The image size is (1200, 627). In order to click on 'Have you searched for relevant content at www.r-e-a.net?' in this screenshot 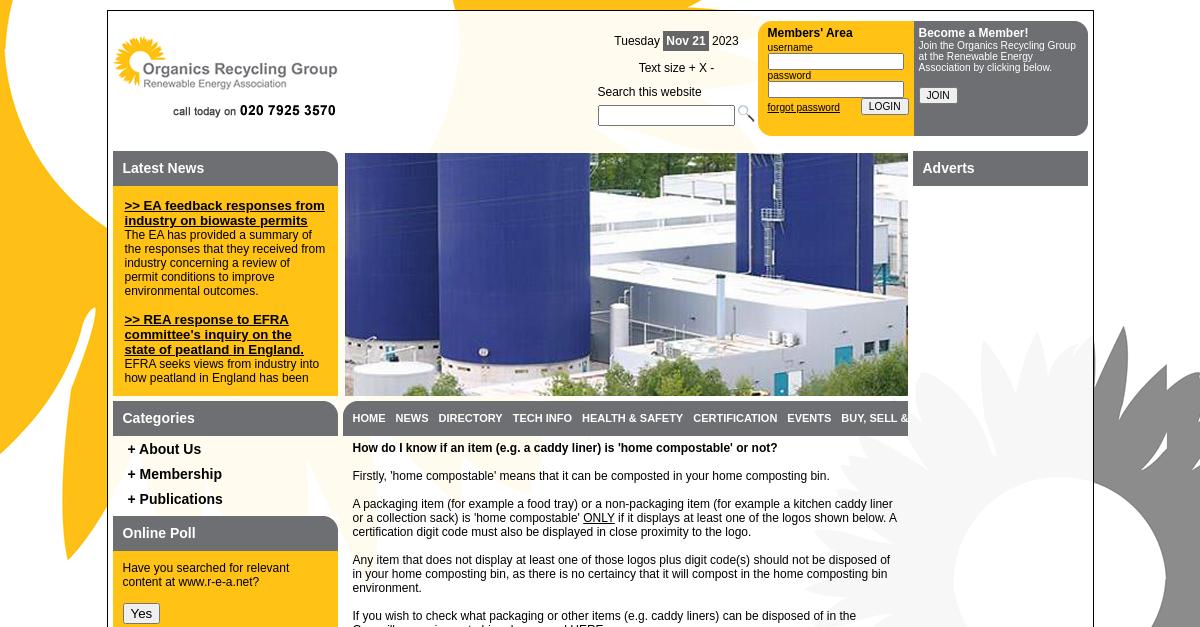, I will do `click(122, 574)`.